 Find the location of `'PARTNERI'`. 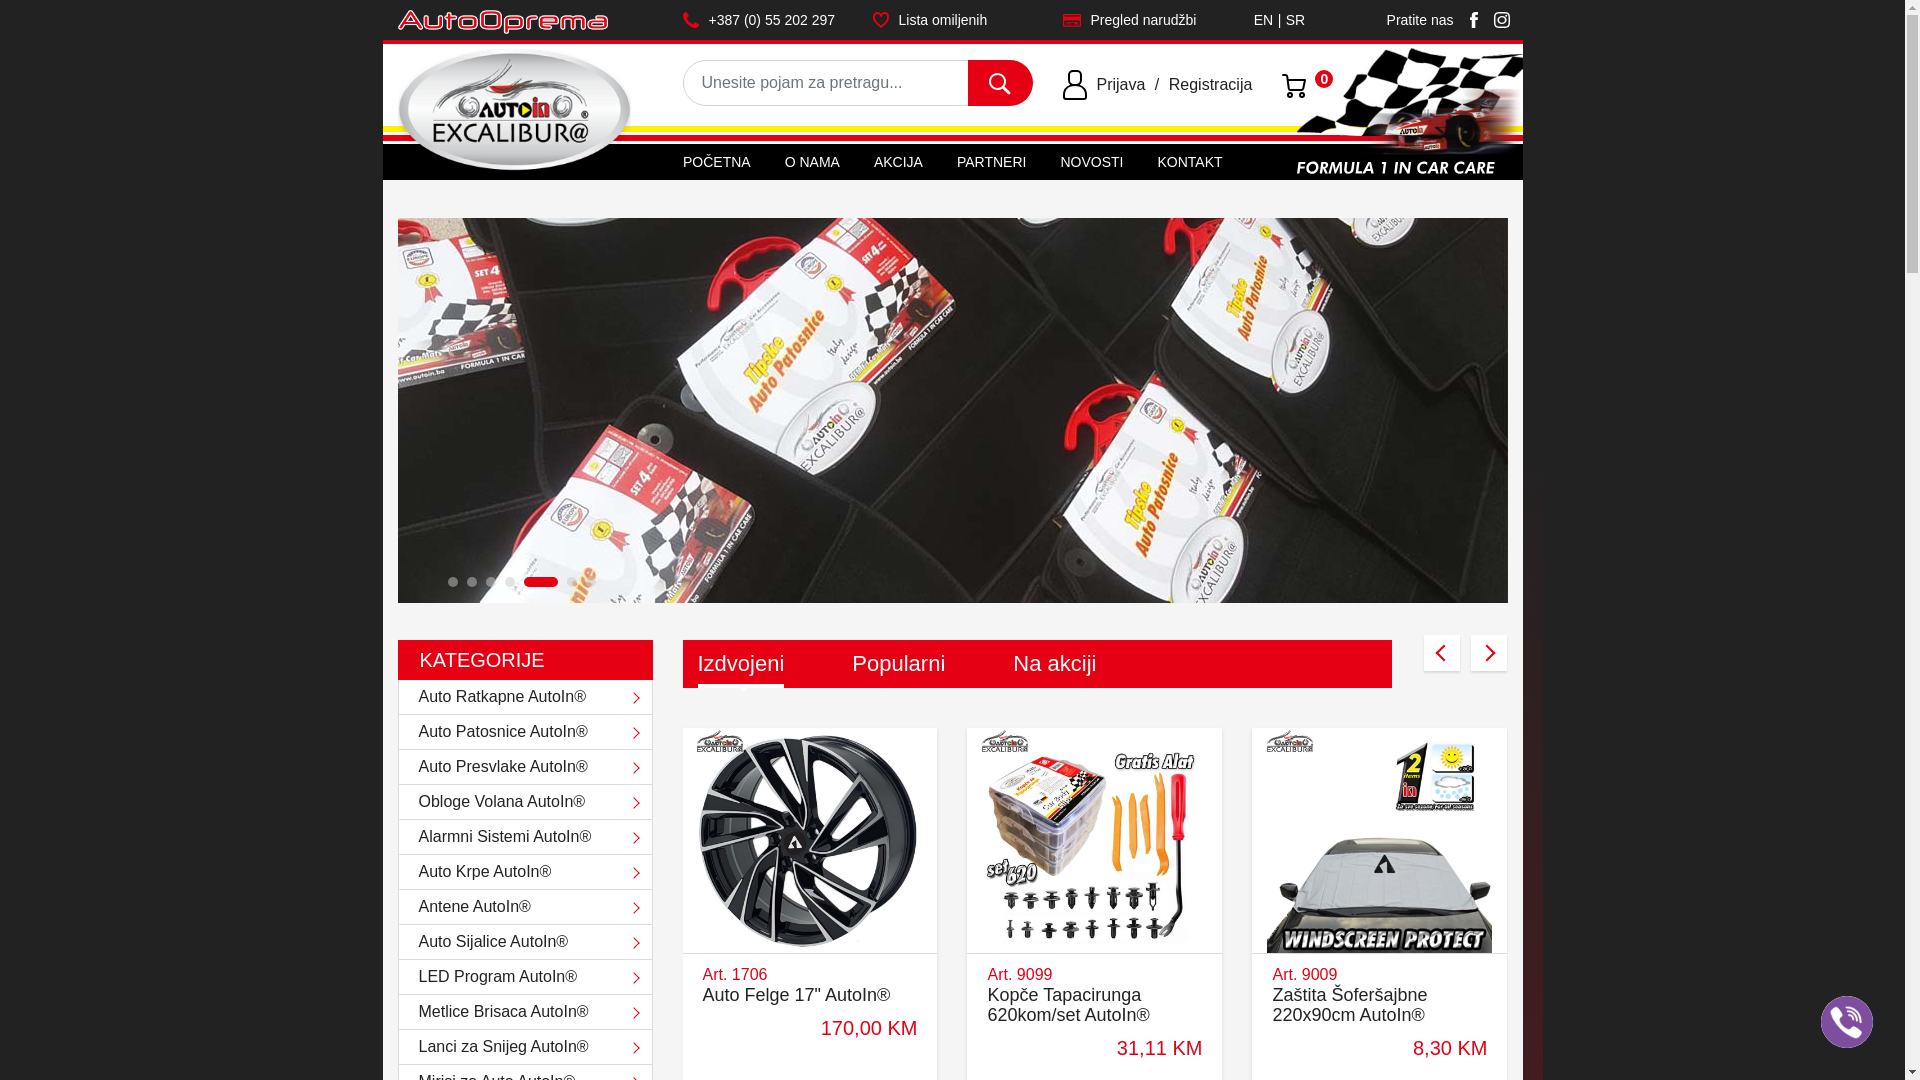

'PARTNERI' is located at coordinates (992, 161).